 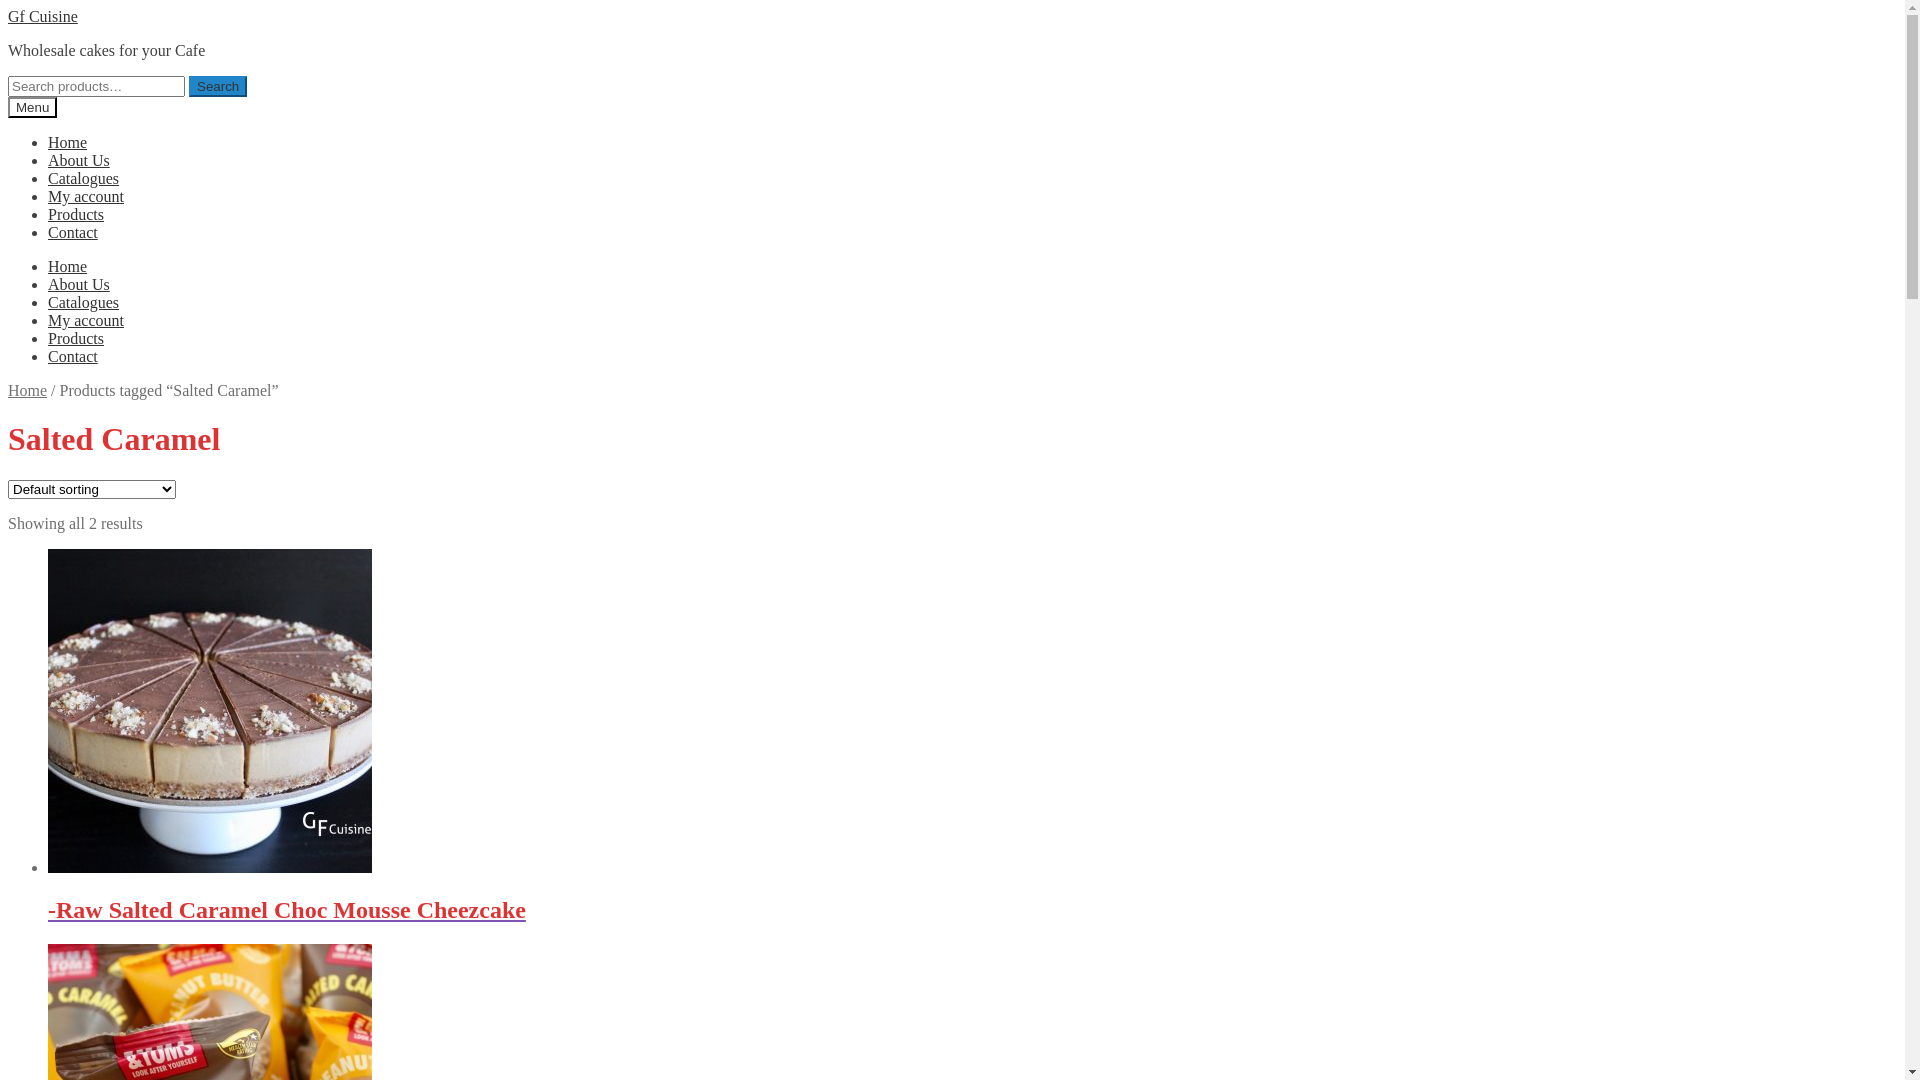 I want to click on 'Contact', so click(x=72, y=355).